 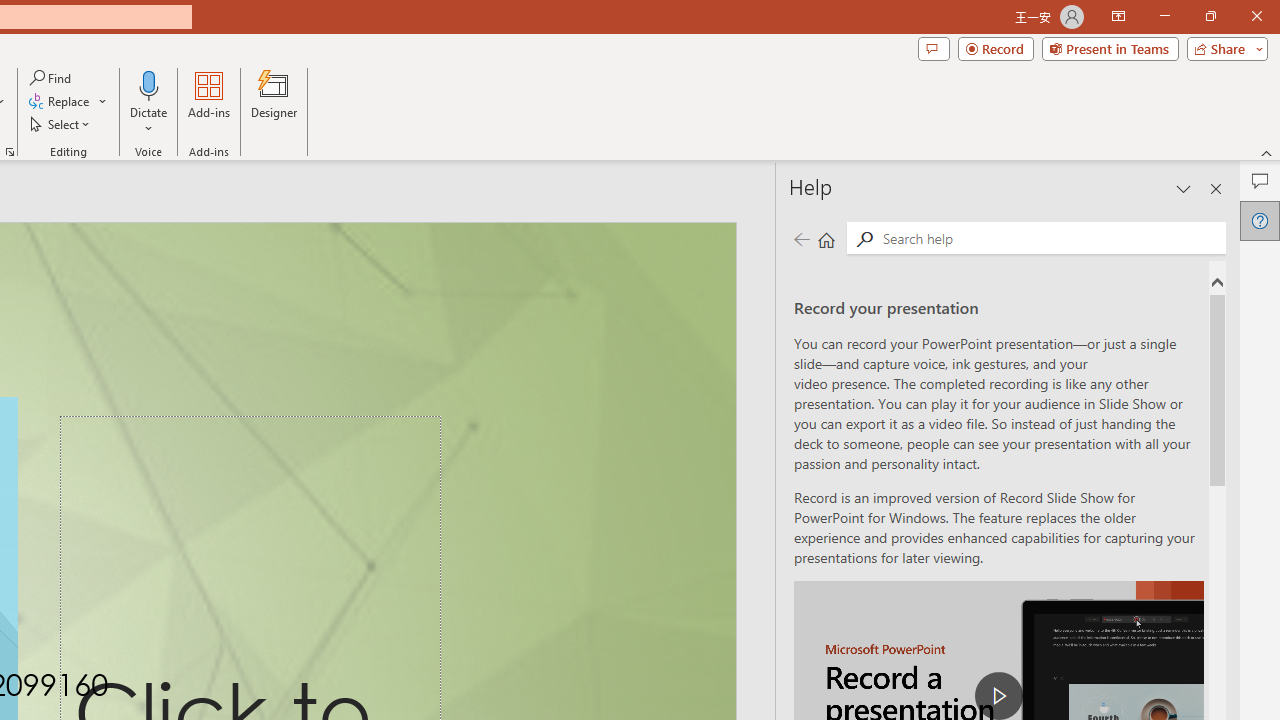 I want to click on 'Close pane', so click(x=1215, y=189).